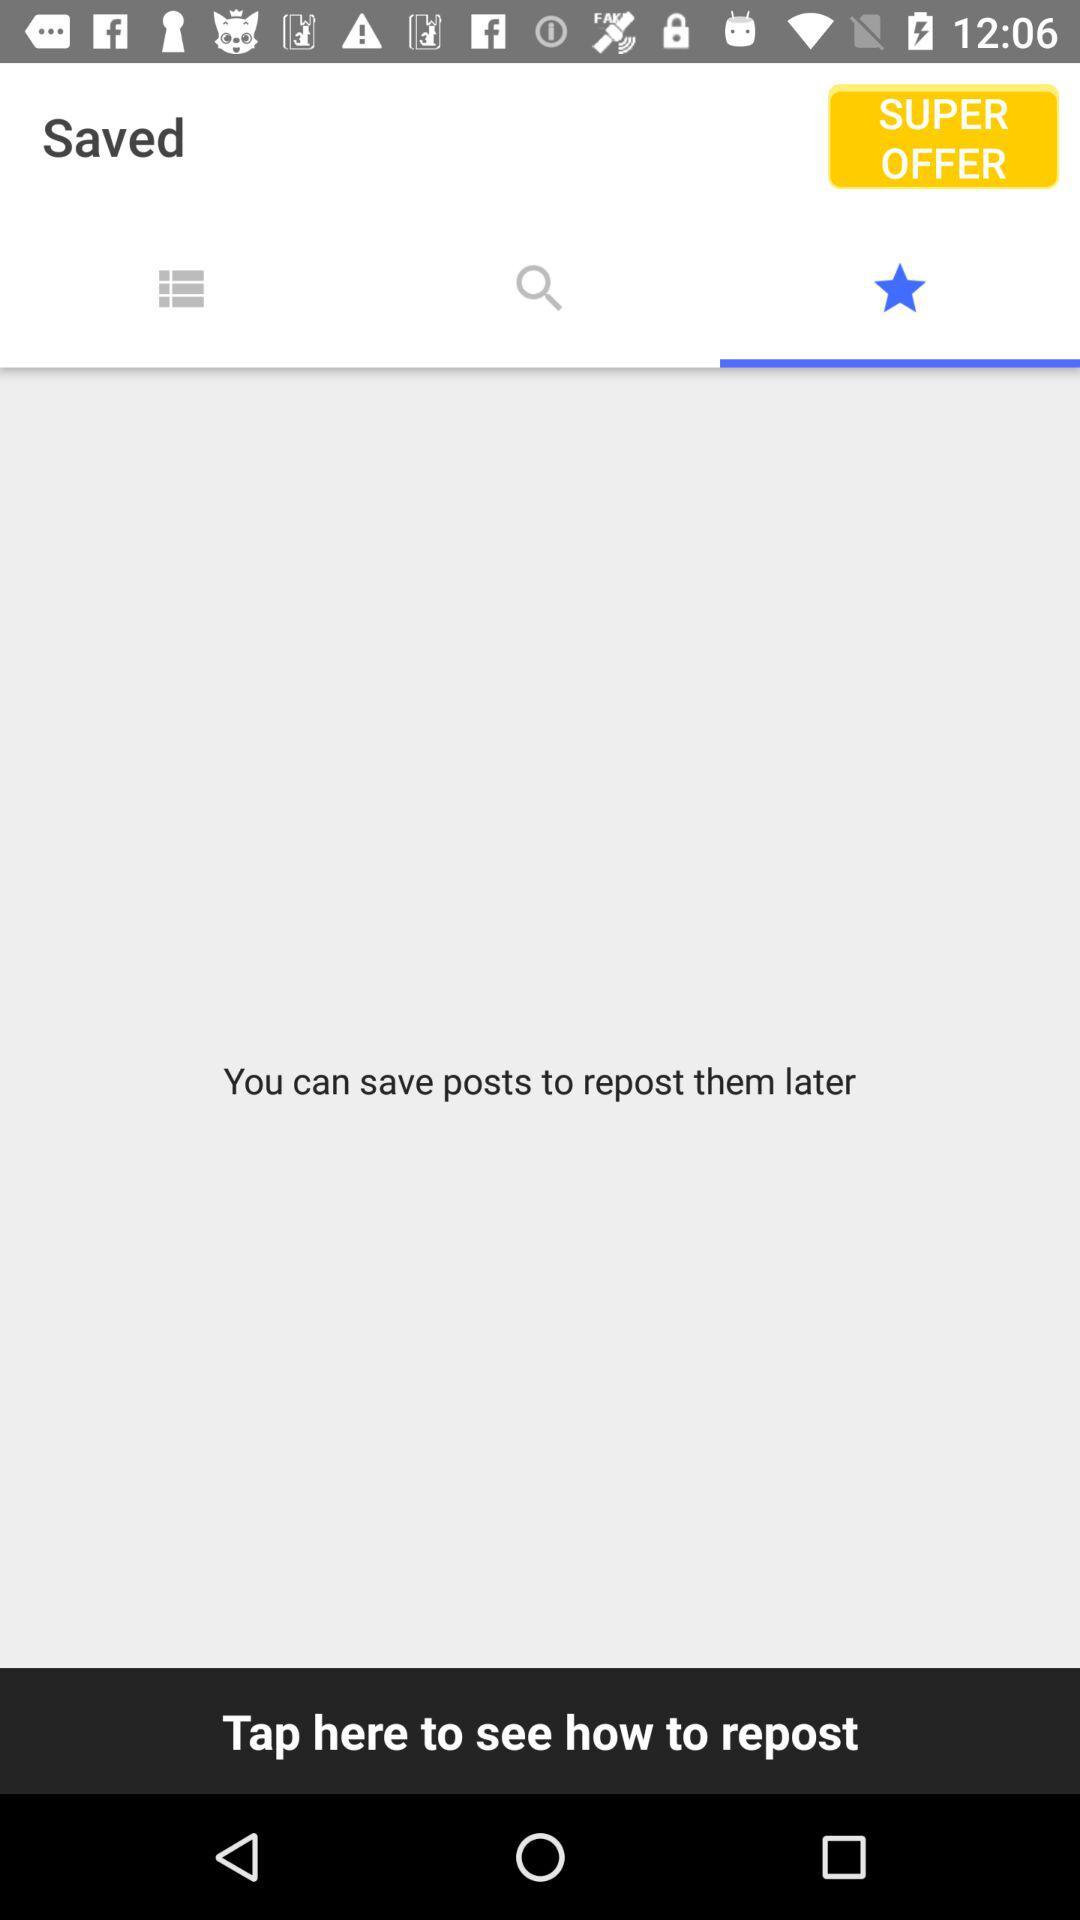 This screenshot has height=1920, width=1080. I want to click on icon below you can save icon, so click(540, 1730).